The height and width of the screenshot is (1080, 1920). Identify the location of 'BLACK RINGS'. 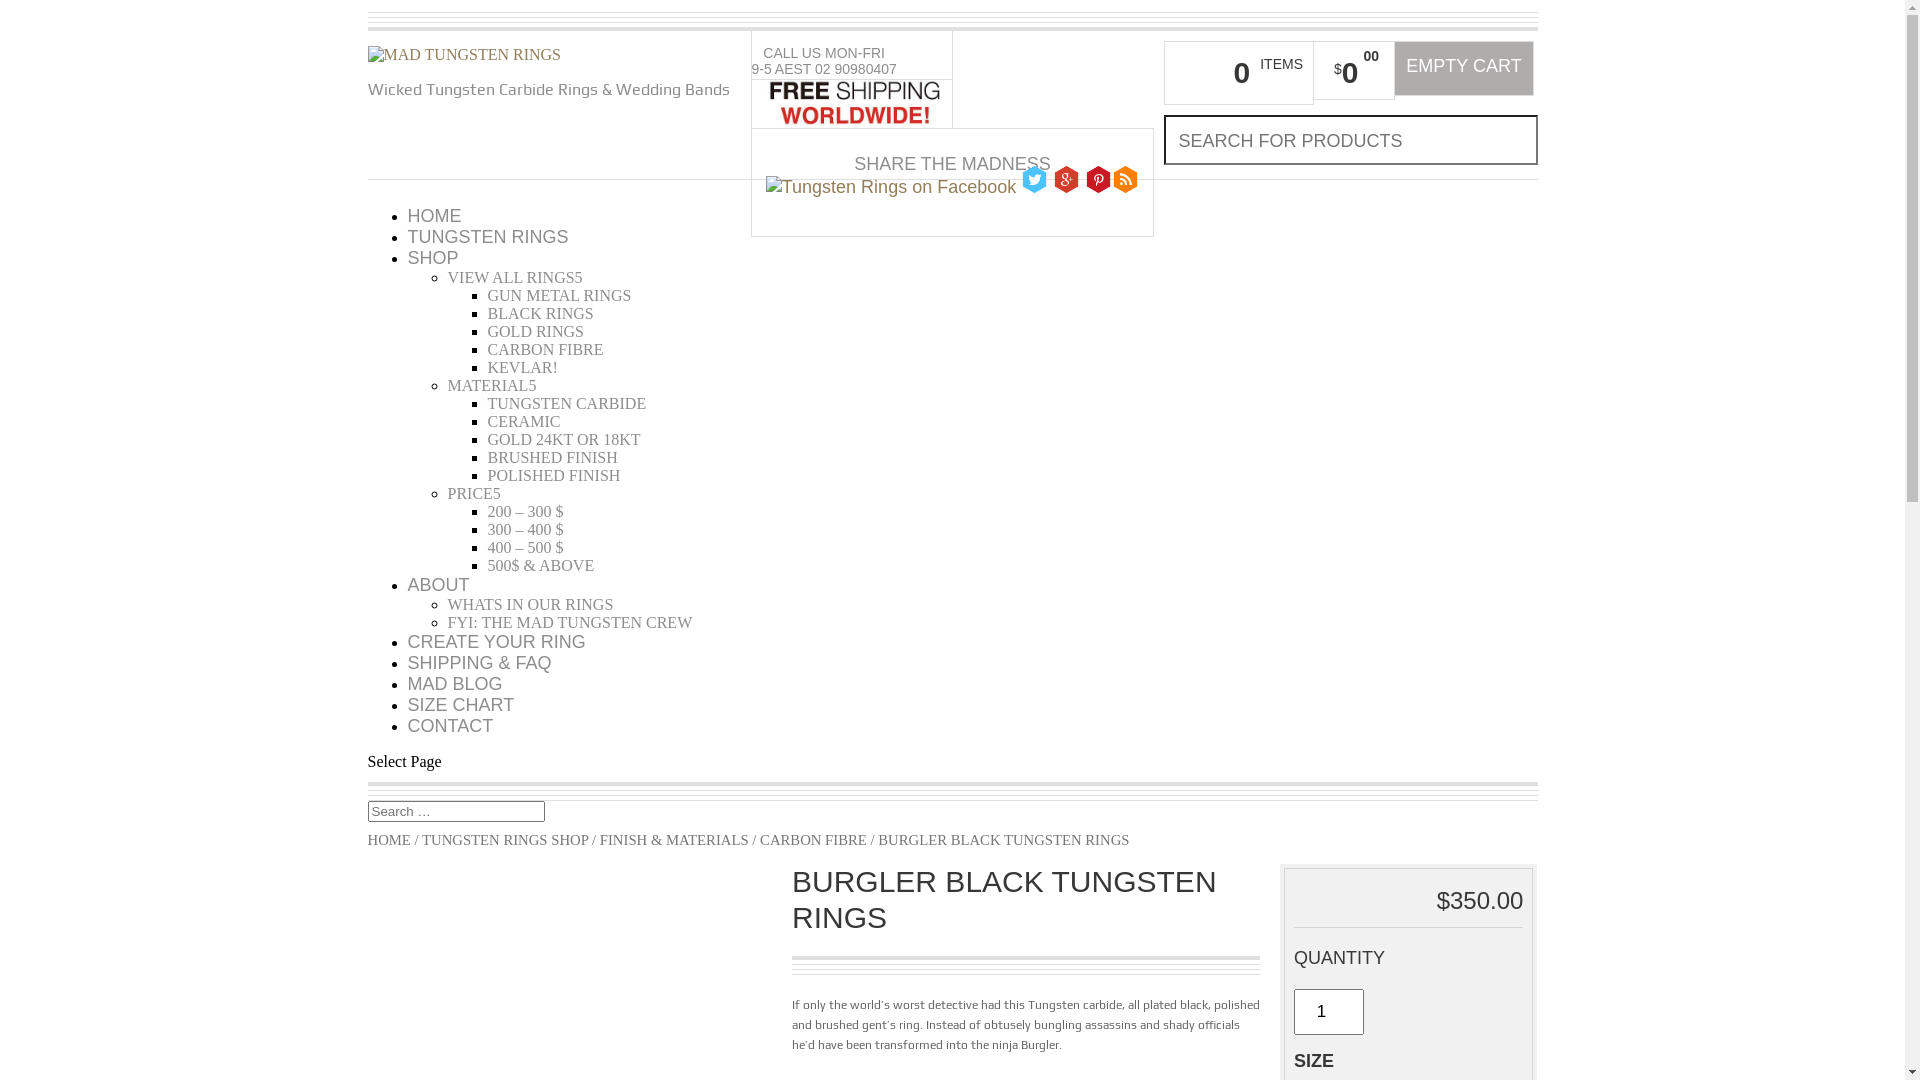
(541, 313).